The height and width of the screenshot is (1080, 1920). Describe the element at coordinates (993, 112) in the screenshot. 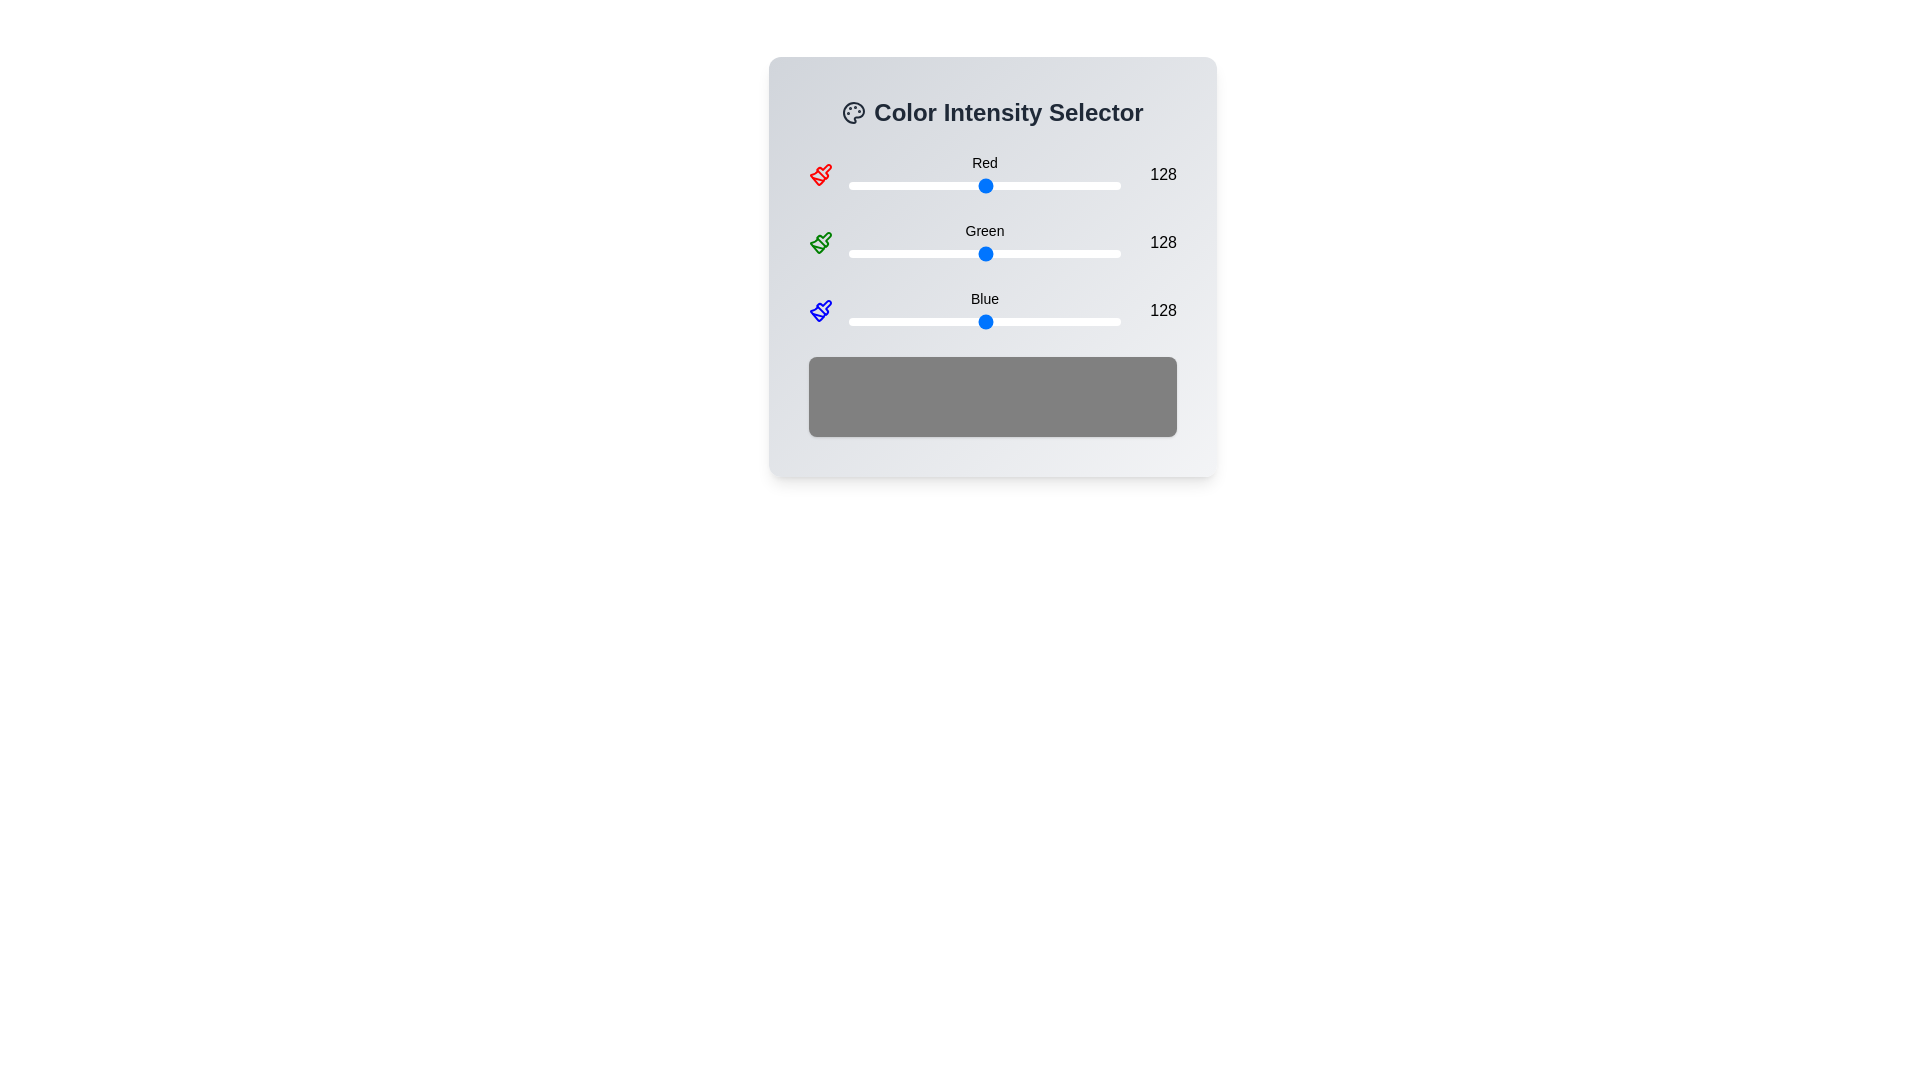

I see `the 'Color Intensity Selector' text header, which is styled in bold and large font, with an adjacent color palette icon to the left` at that location.